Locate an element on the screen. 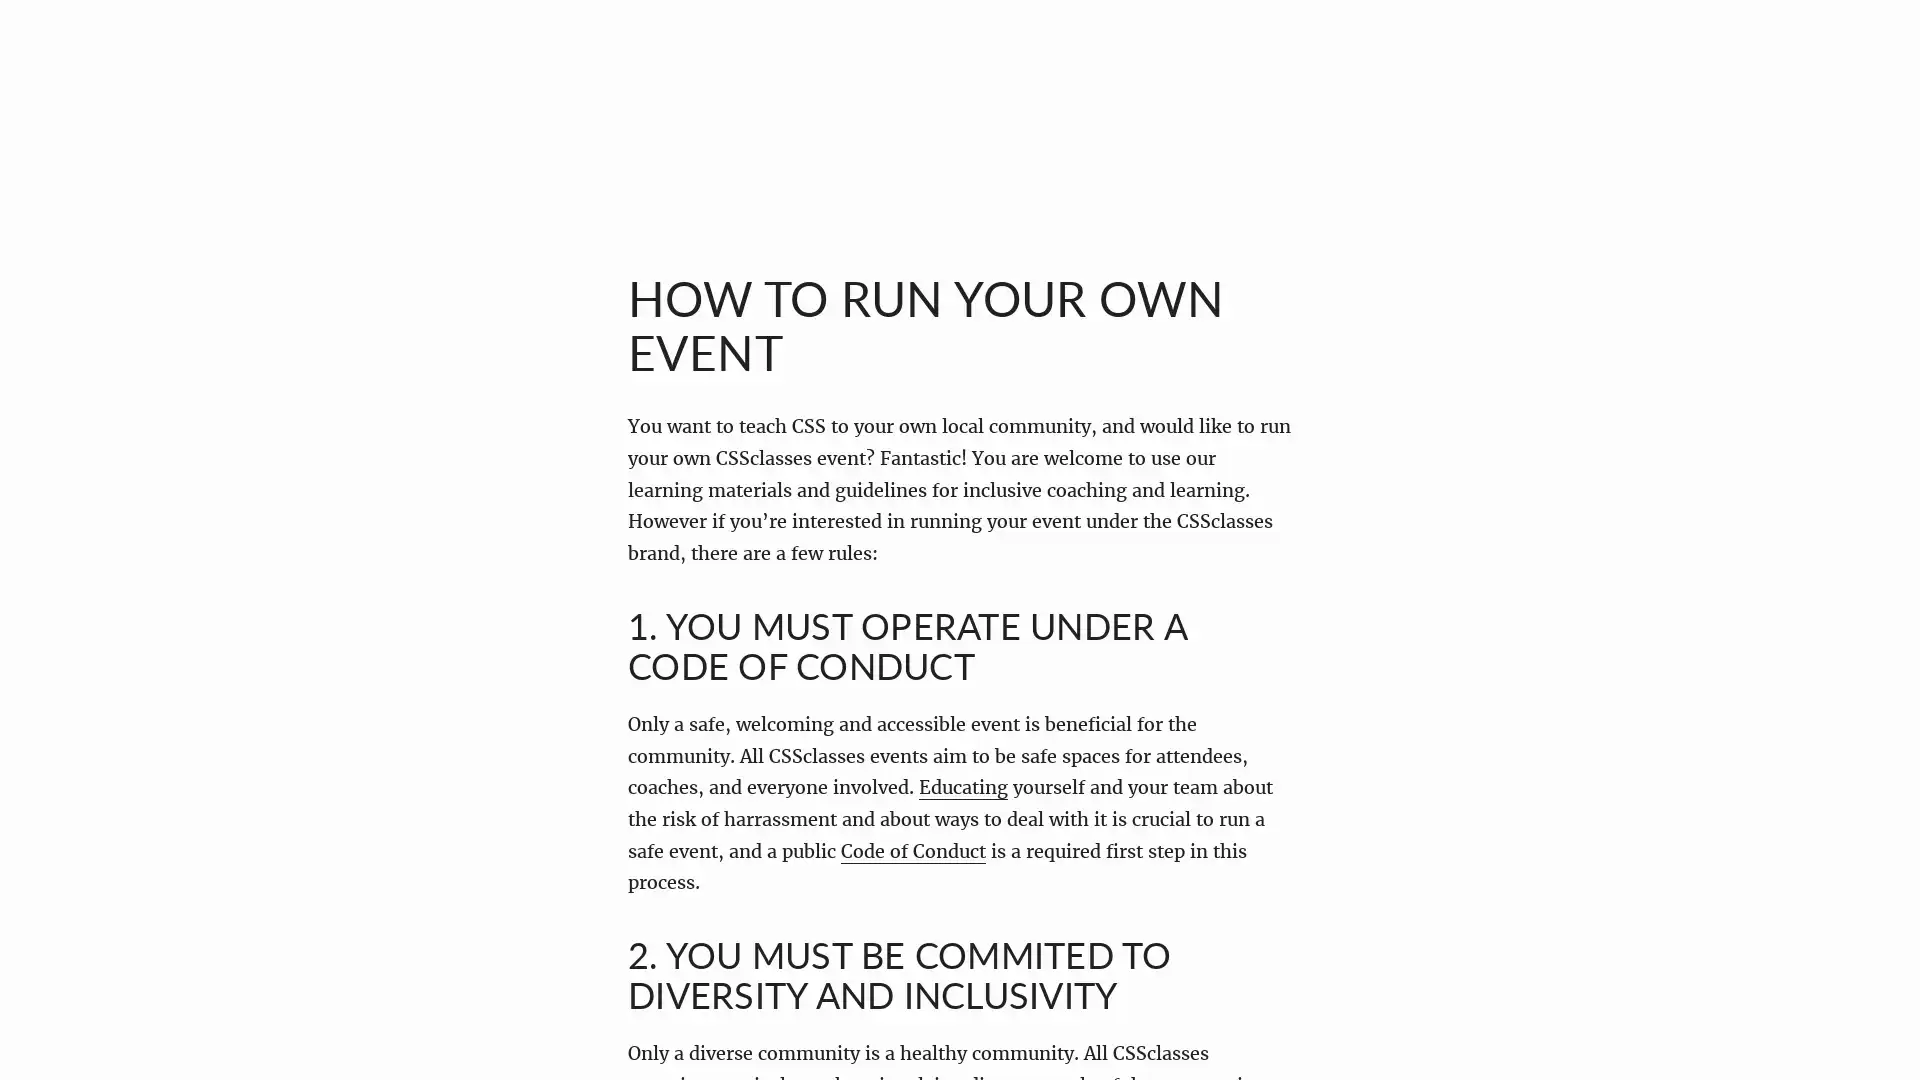 This screenshot has height=1080, width=1920. Open Menu is located at coordinates (64, 63).